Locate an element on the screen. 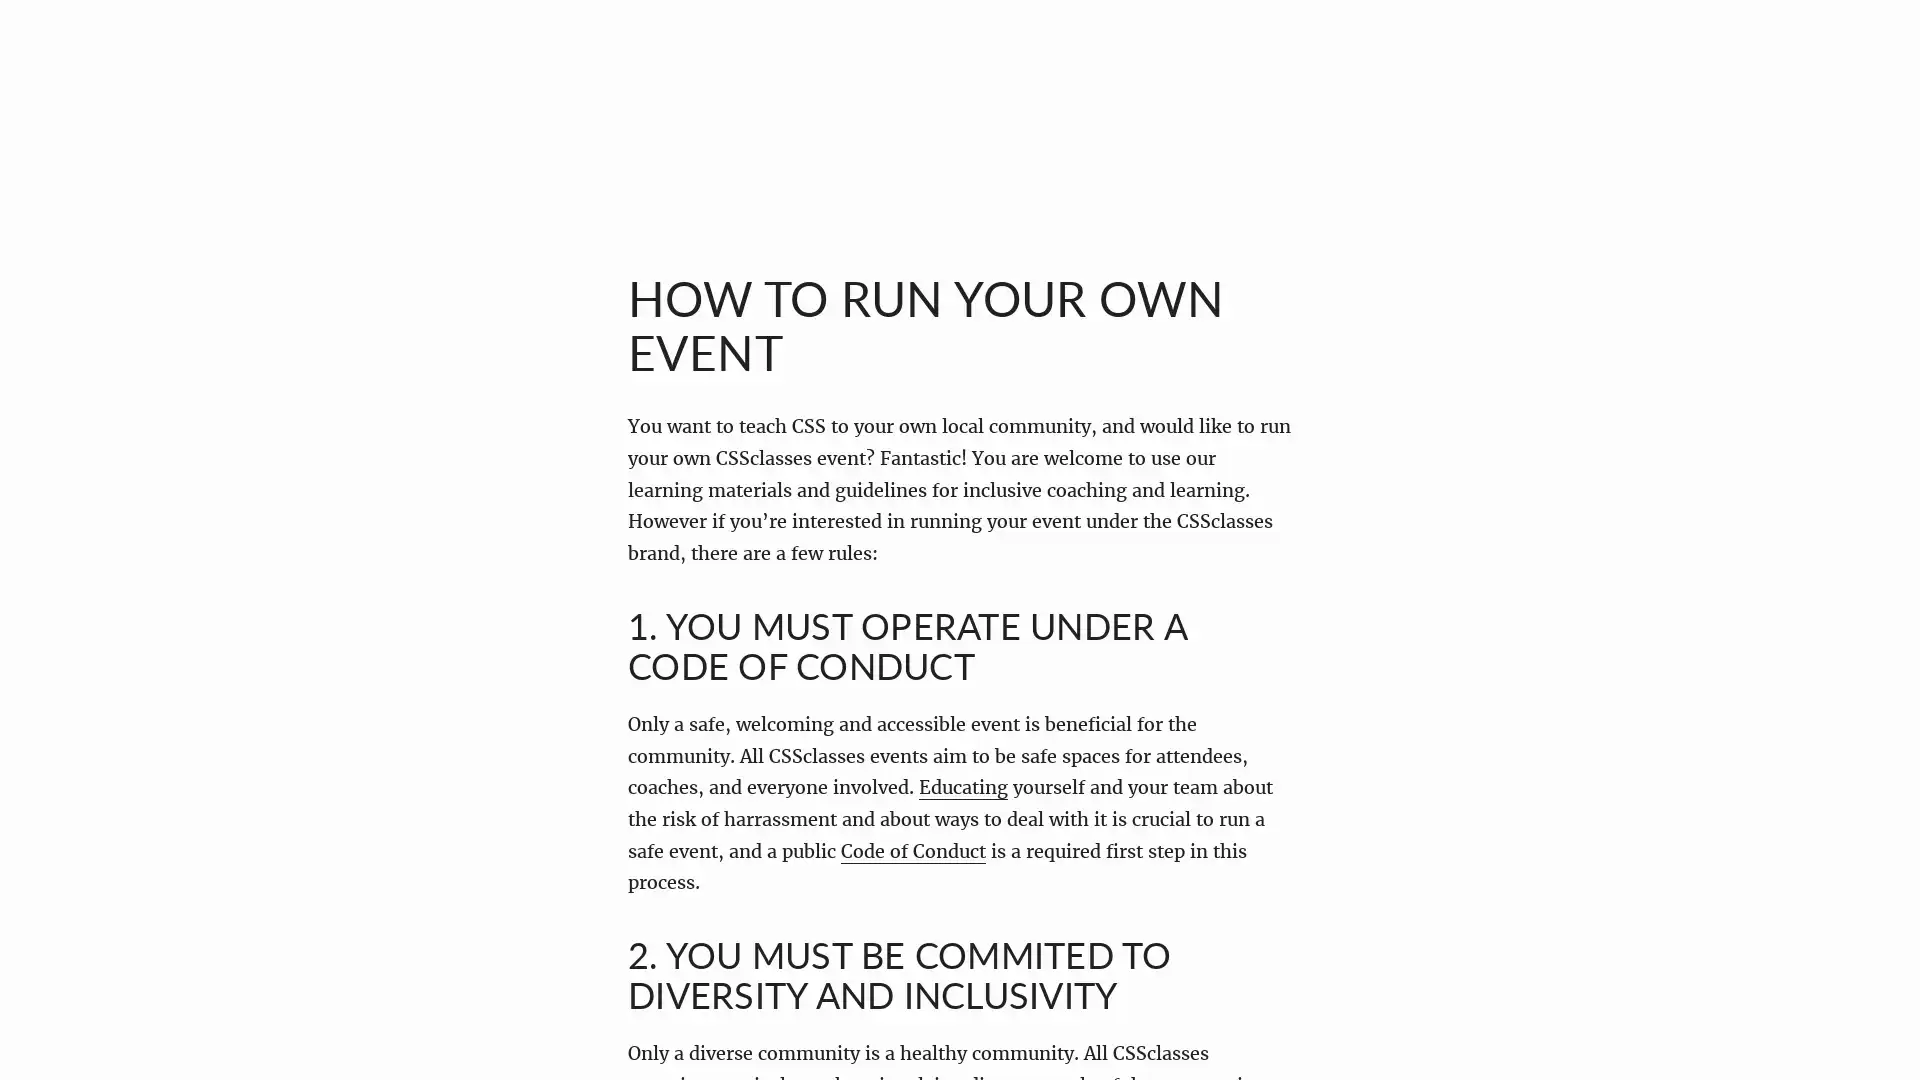 This screenshot has height=1080, width=1920. Open Menu is located at coordinates (64, 63).